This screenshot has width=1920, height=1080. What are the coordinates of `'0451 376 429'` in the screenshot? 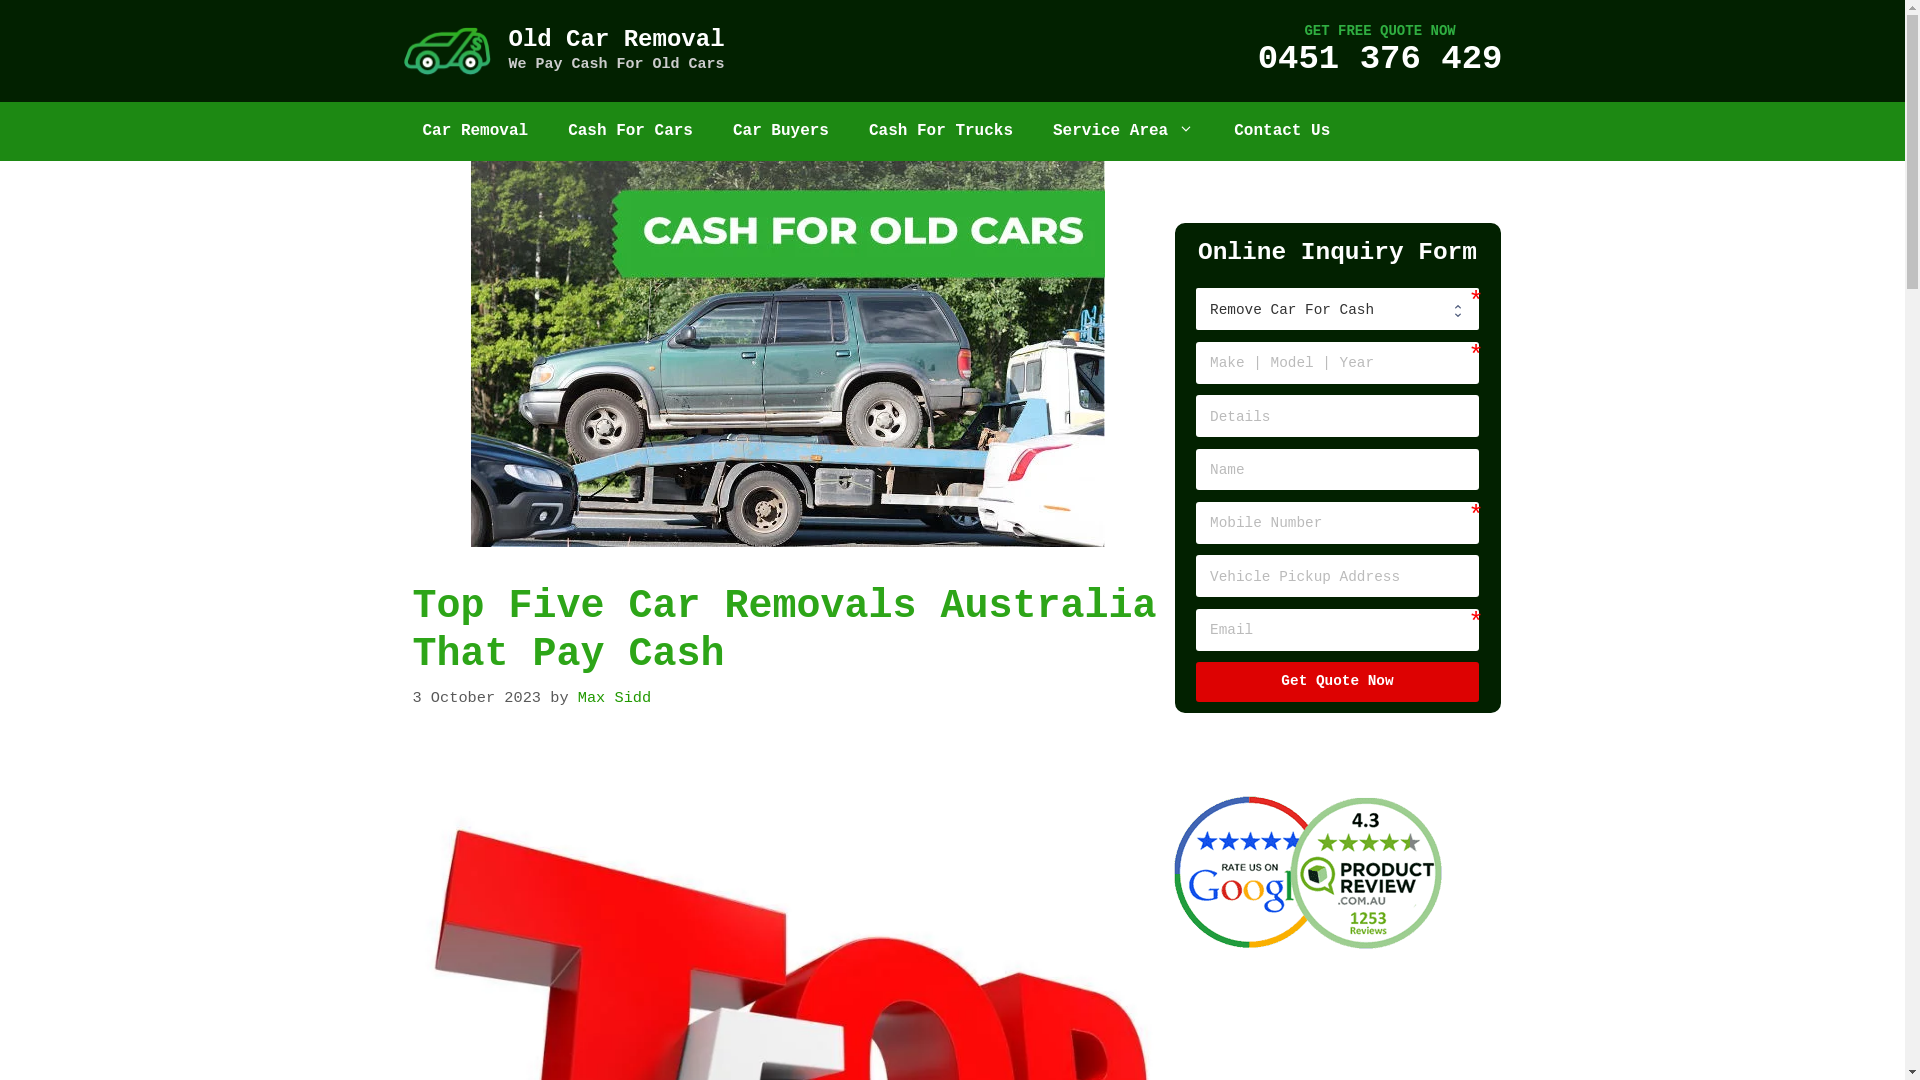 It's located at (1379, 57).